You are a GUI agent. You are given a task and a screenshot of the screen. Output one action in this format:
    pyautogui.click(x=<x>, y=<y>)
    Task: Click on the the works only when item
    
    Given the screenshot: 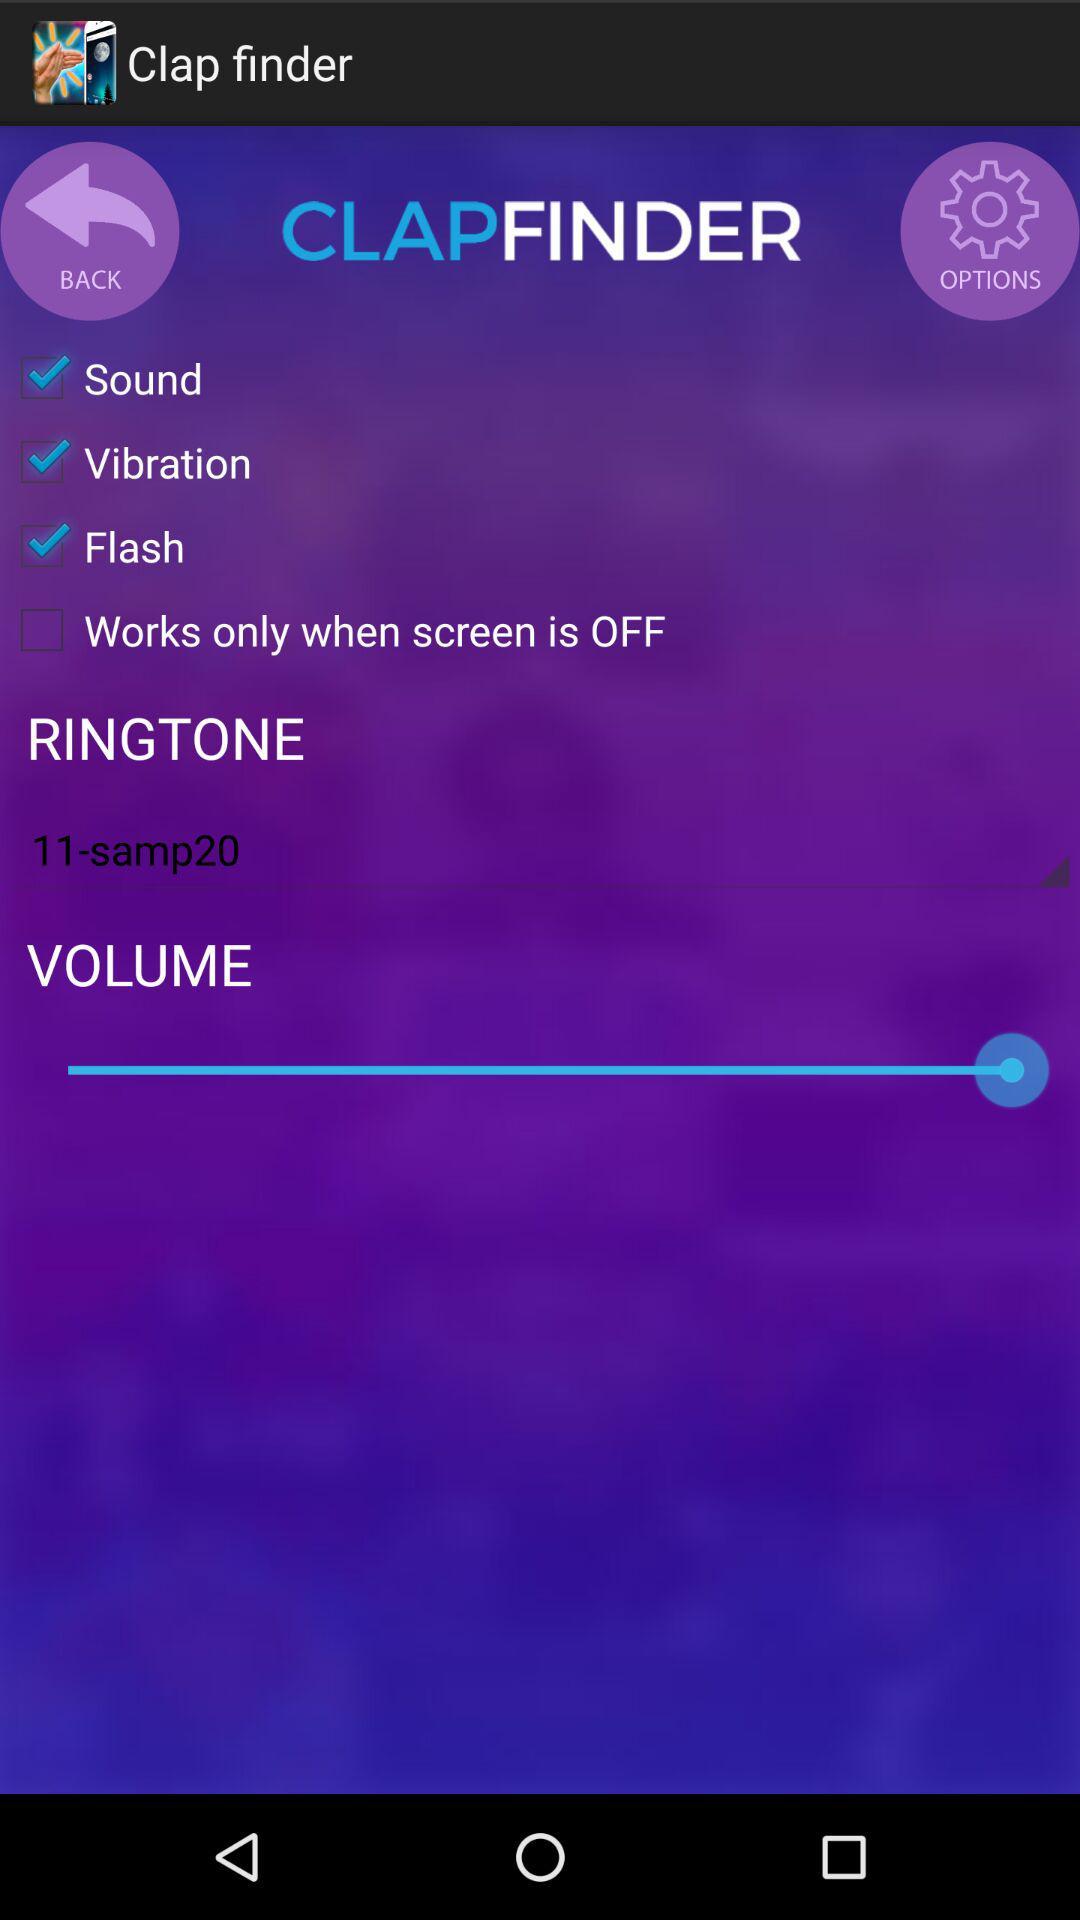 What is the action you would take?
    pyautogui.click(x=331, y=628)
    